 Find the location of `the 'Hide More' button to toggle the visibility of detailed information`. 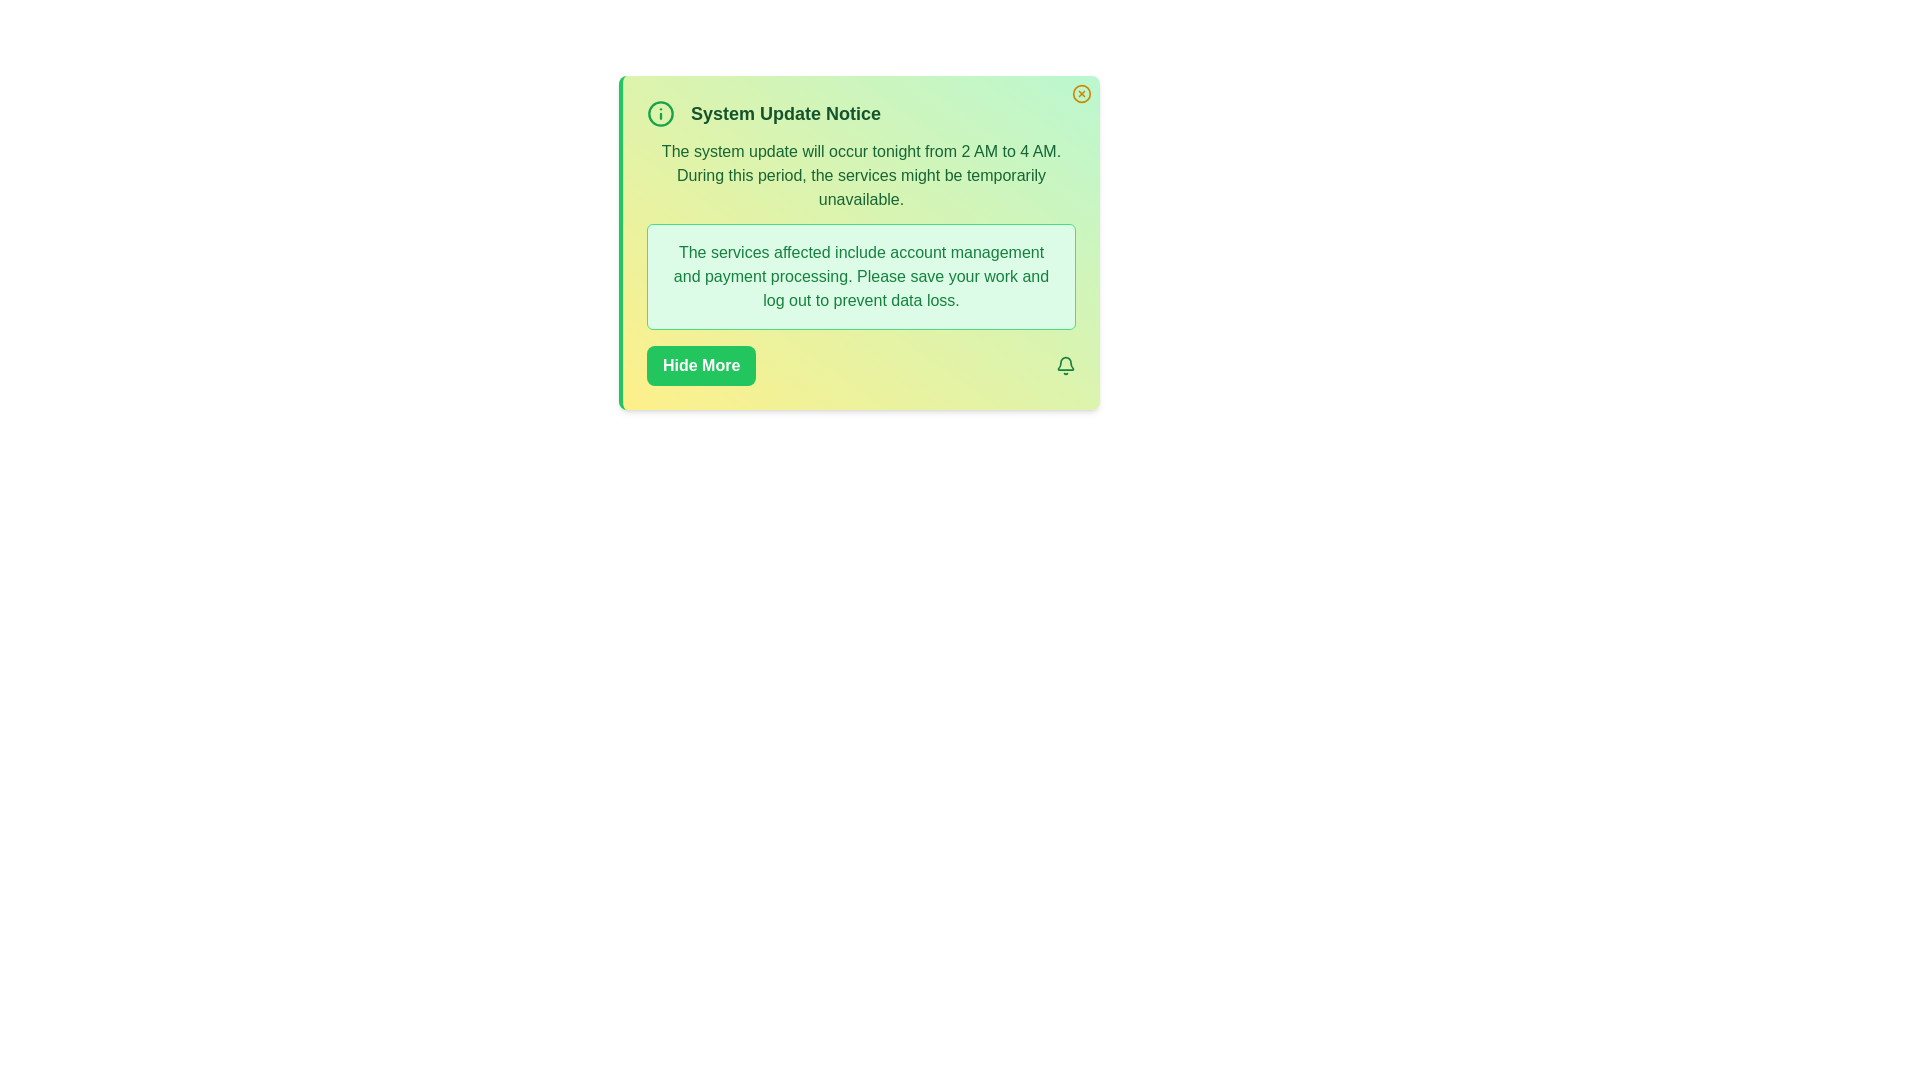

the 'Hide More' button to toggle the visibility of detailed information is located at coordinates (700, 366).